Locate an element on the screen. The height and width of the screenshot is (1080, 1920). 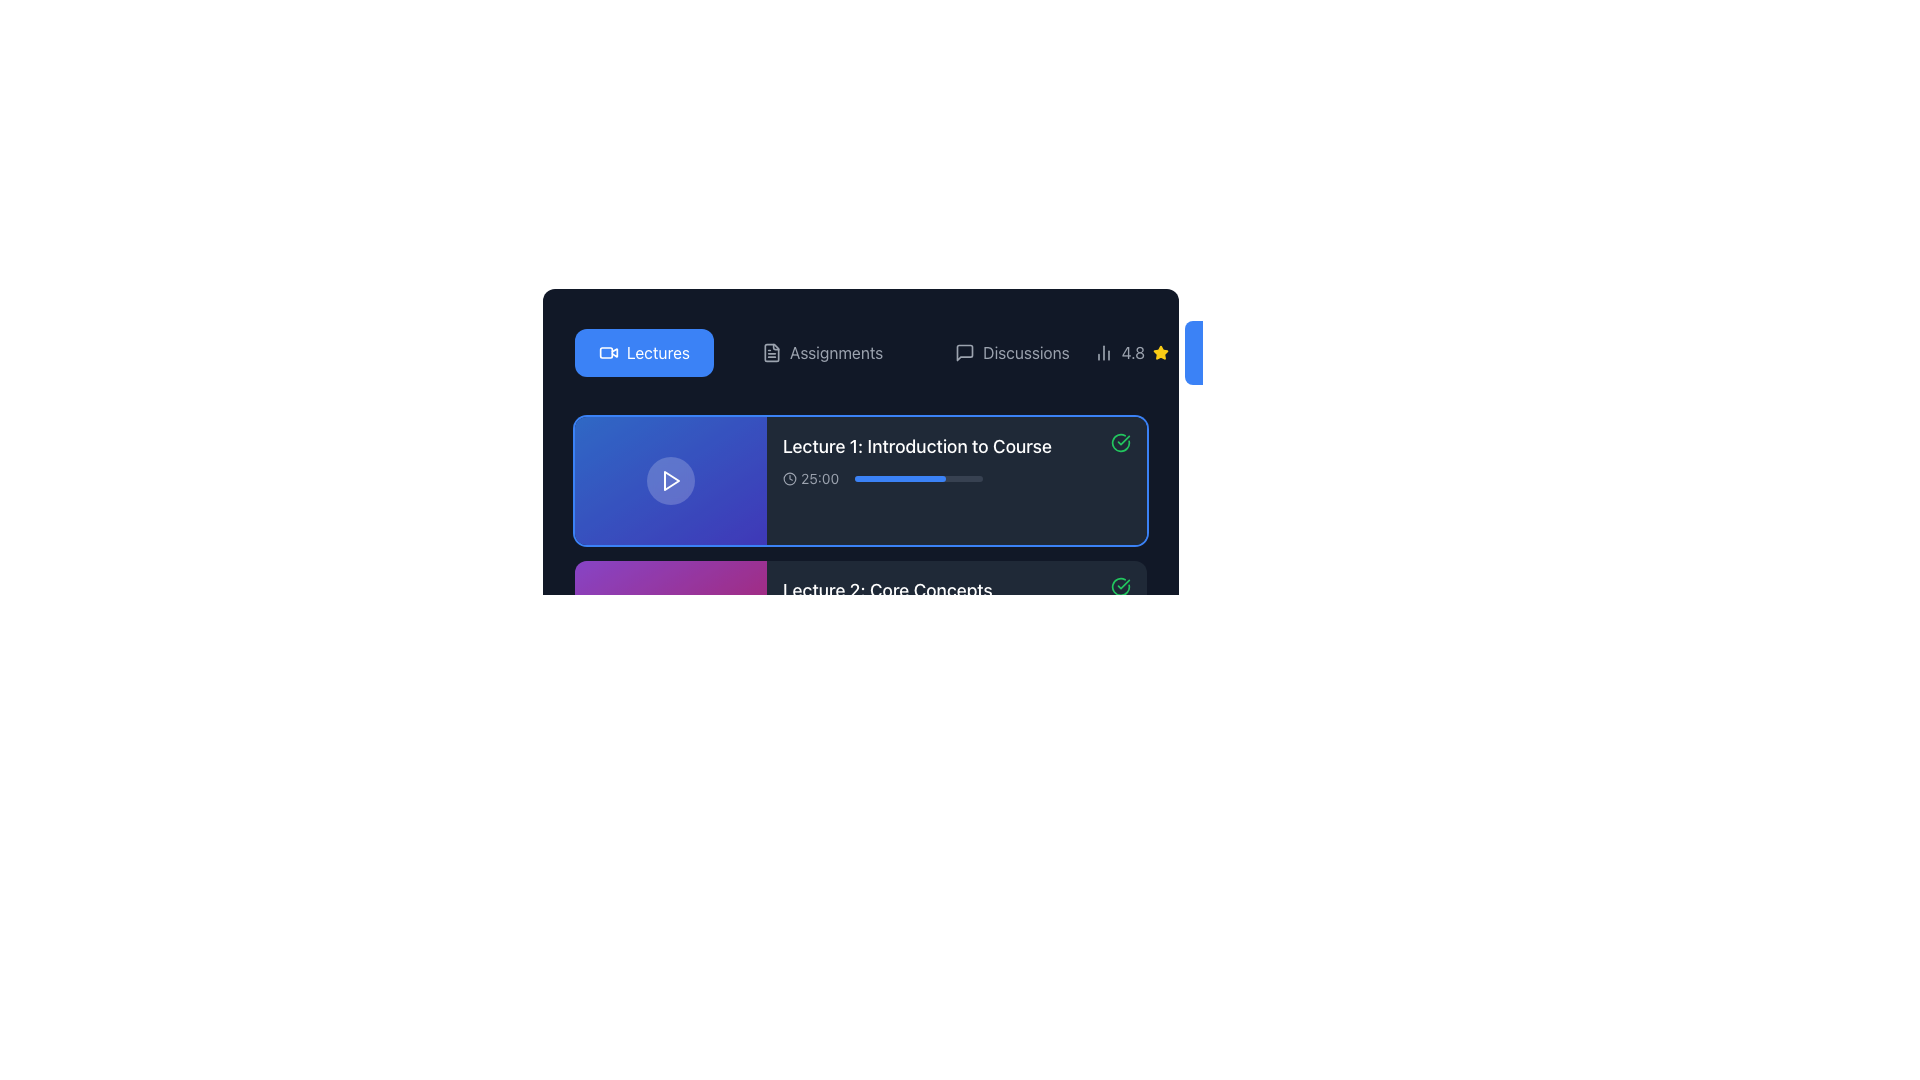
the progress bar that visually represents the progress of an activity, located to the right of the text '25:00' is located at coordinates (918, 478).